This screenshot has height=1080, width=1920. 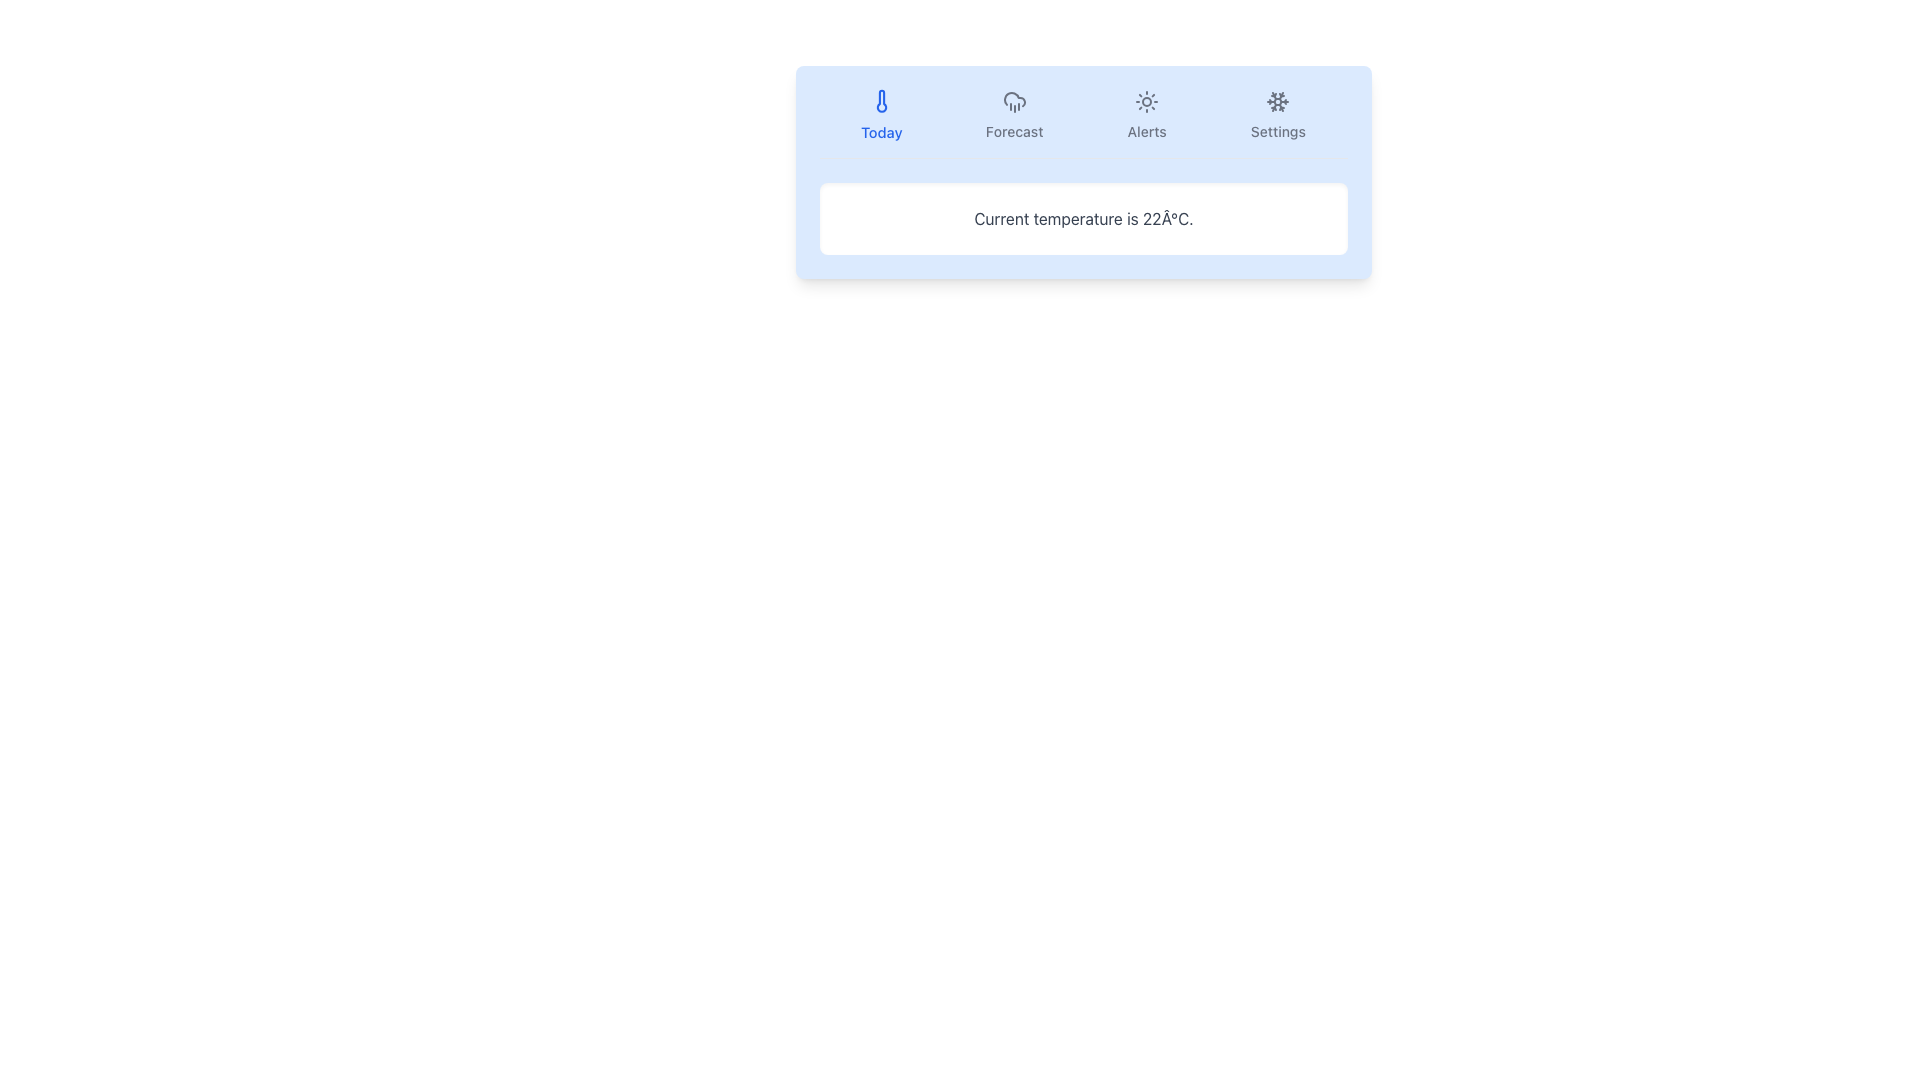 I want to click on temperature information displayed in the informational panel with a light blue background located in the central upper portion of the interface, so click(x=1083, y=171).